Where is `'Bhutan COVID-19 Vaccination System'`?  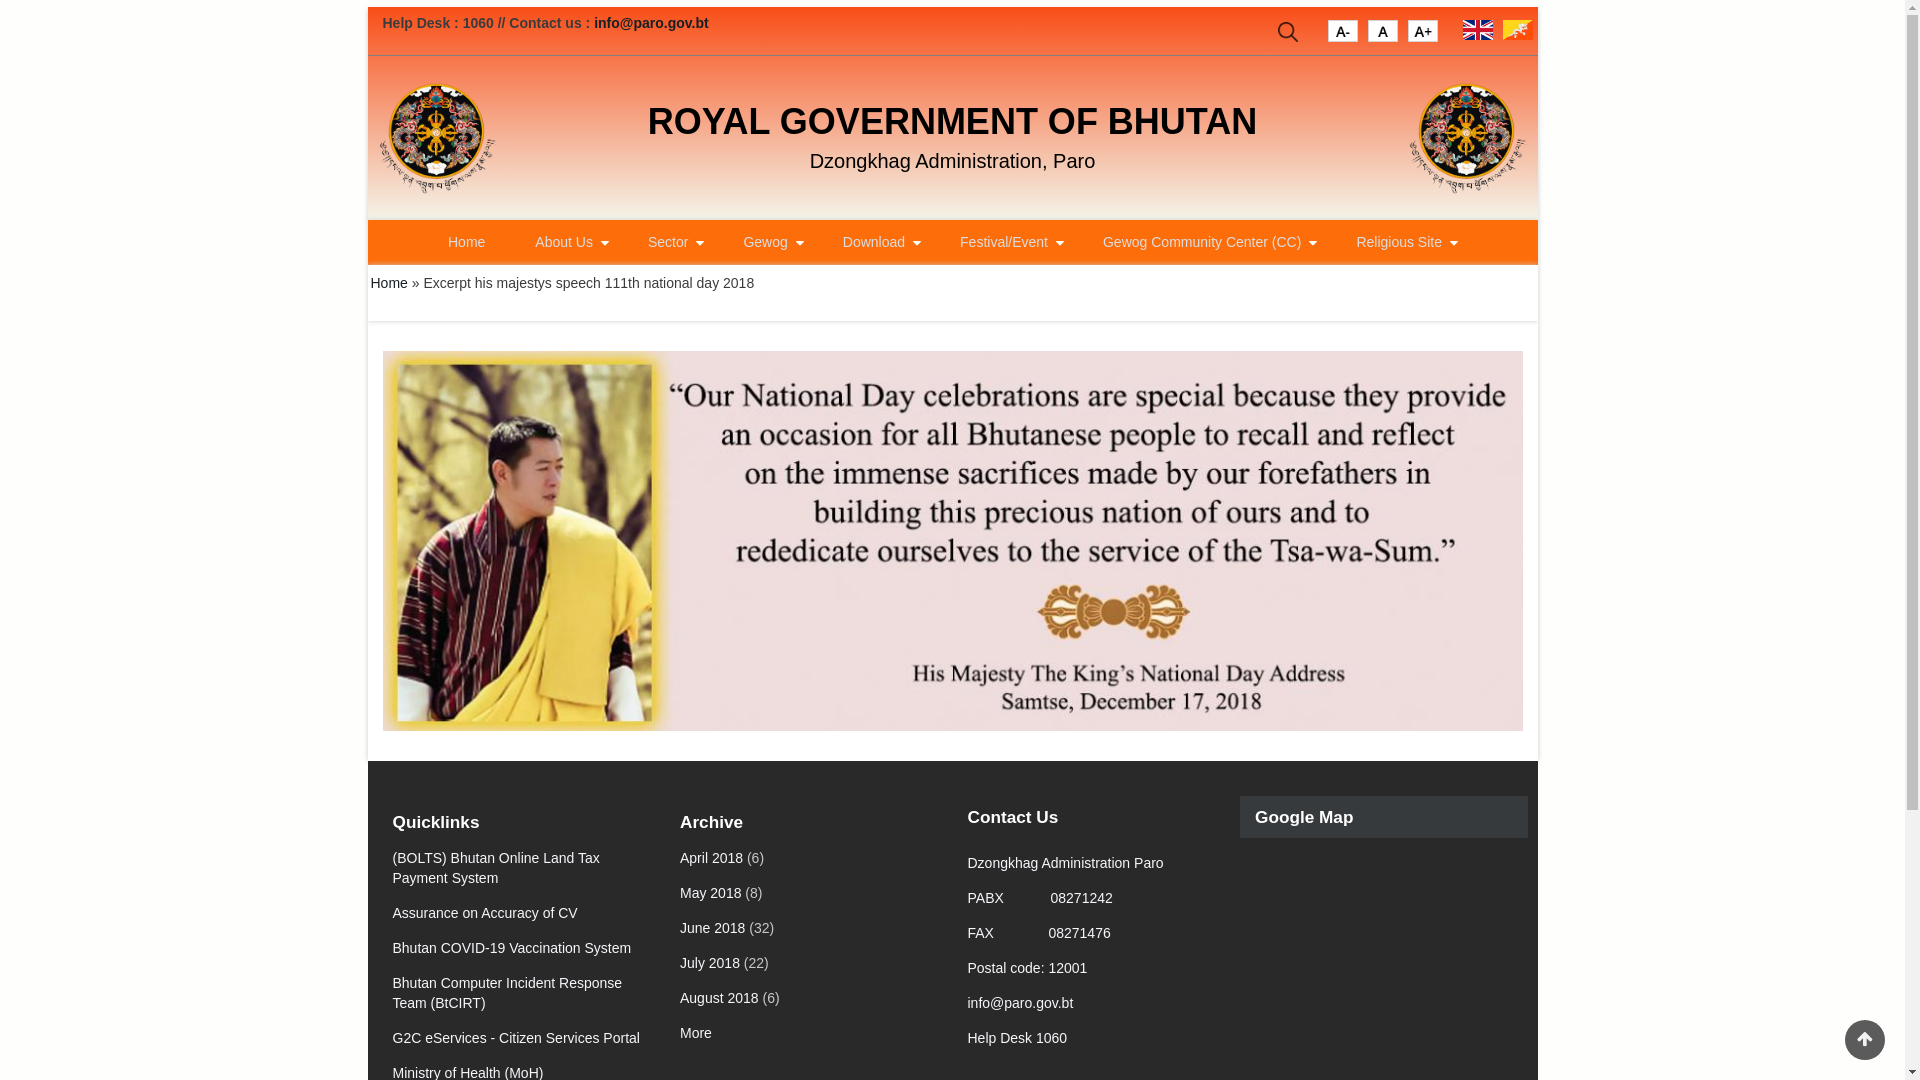
'Bhutan COVID-19 Vaccination System' is located at coordinates (511, 947).